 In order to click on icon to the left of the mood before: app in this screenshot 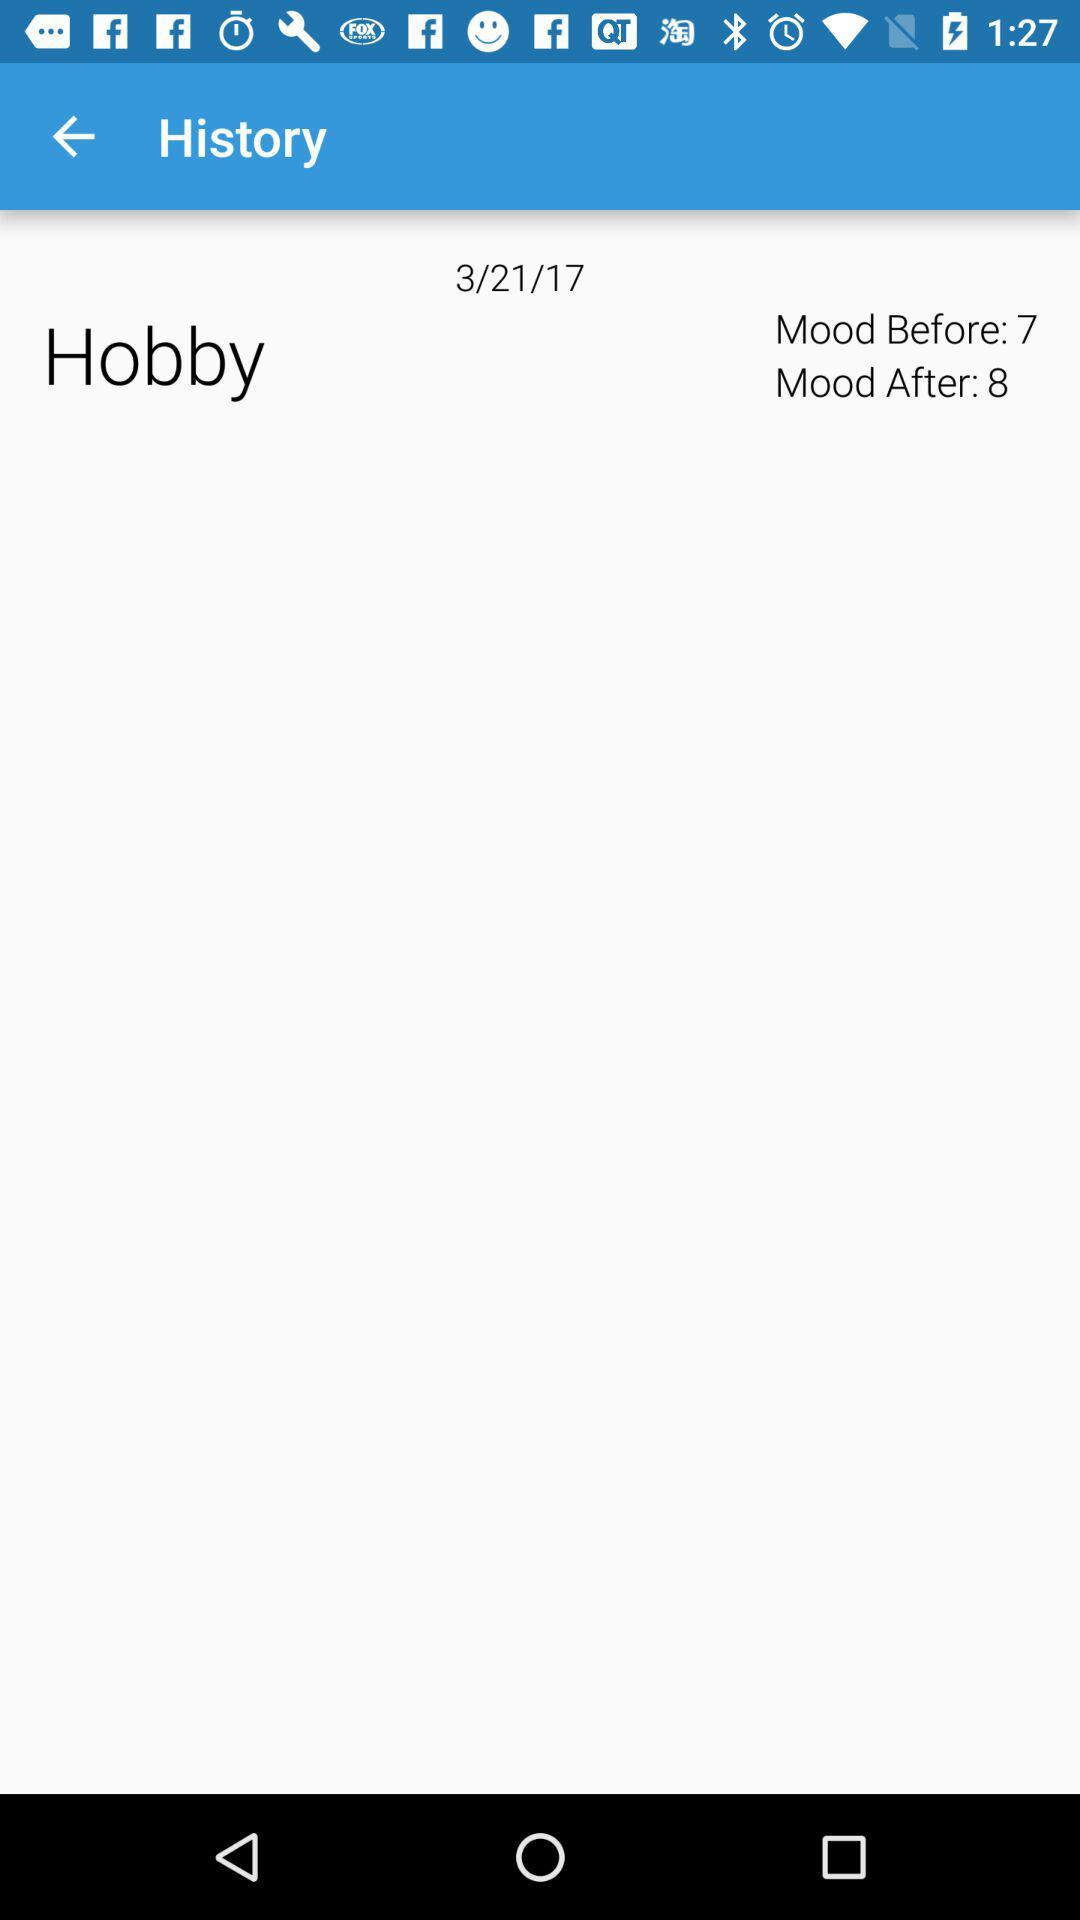, I will do `click(401, 354)`.